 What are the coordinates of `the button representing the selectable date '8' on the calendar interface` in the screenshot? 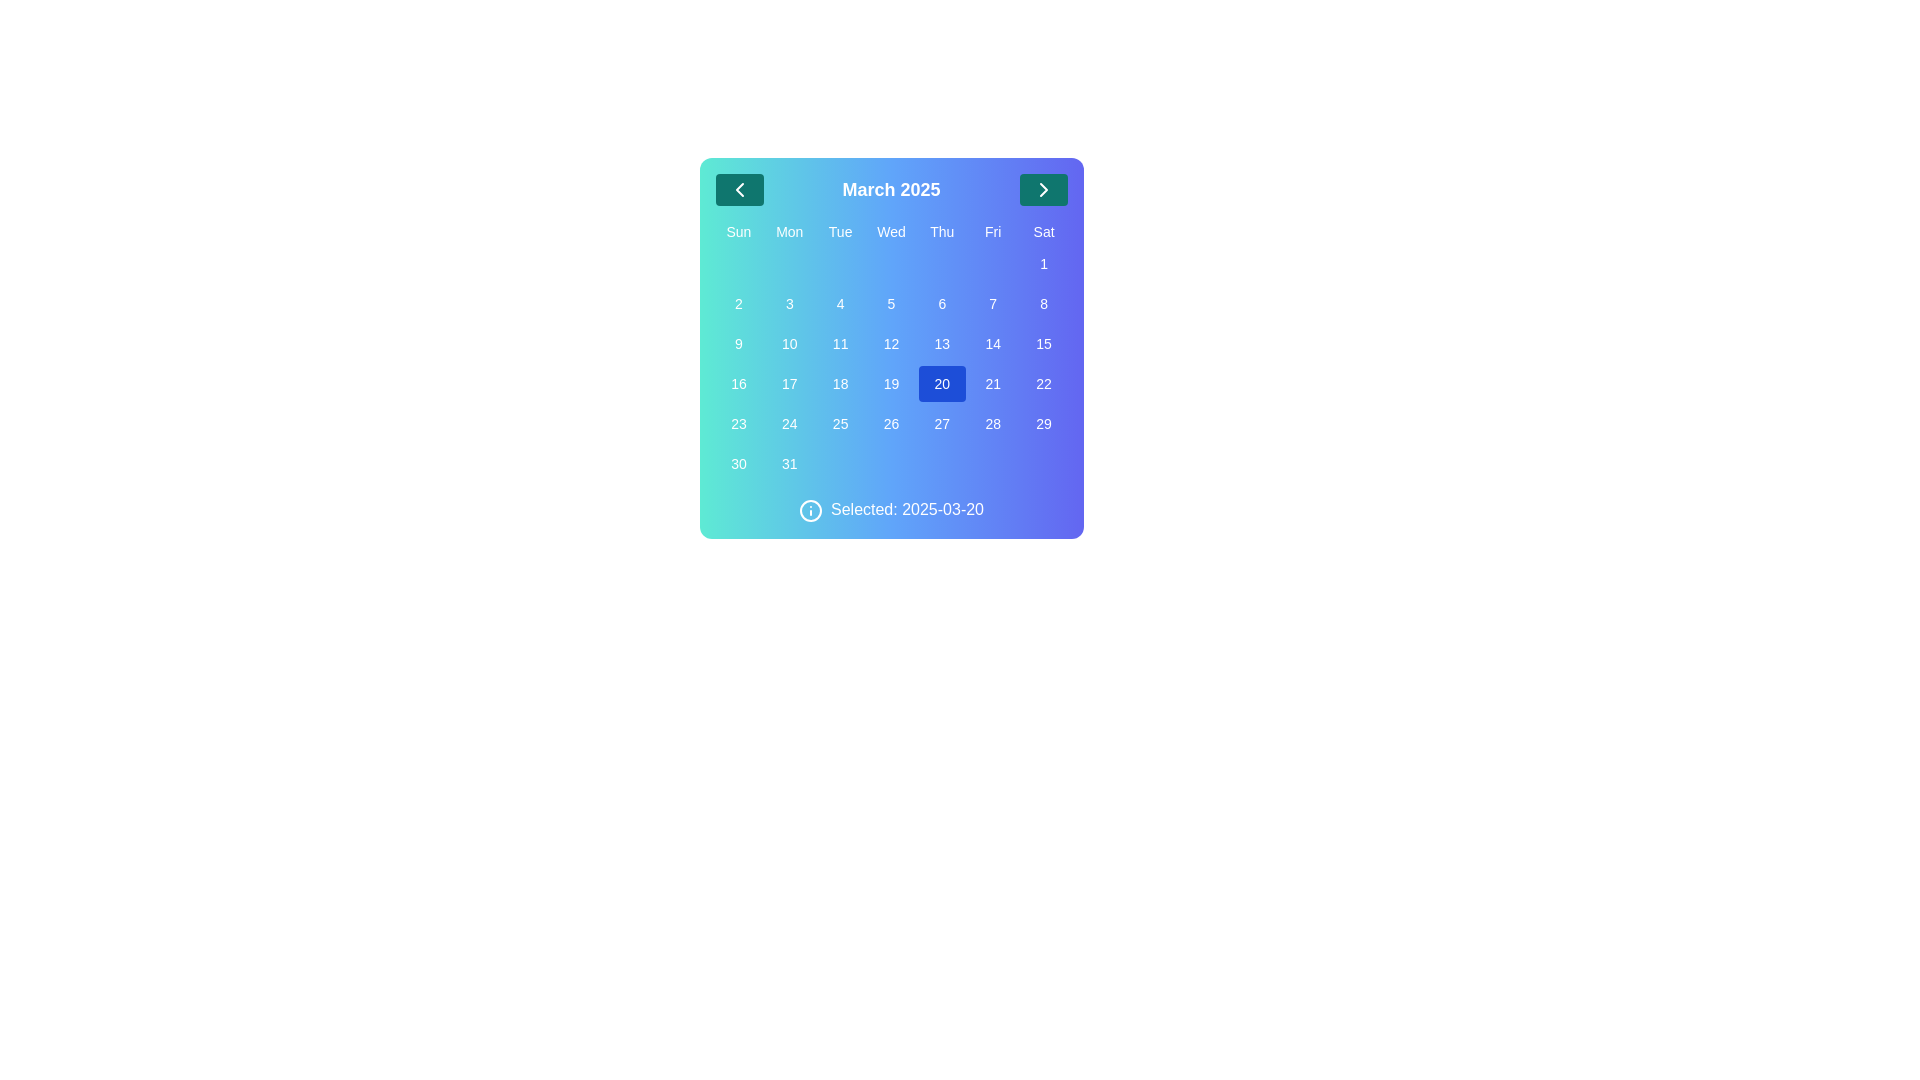 It's located at (1043, 304).